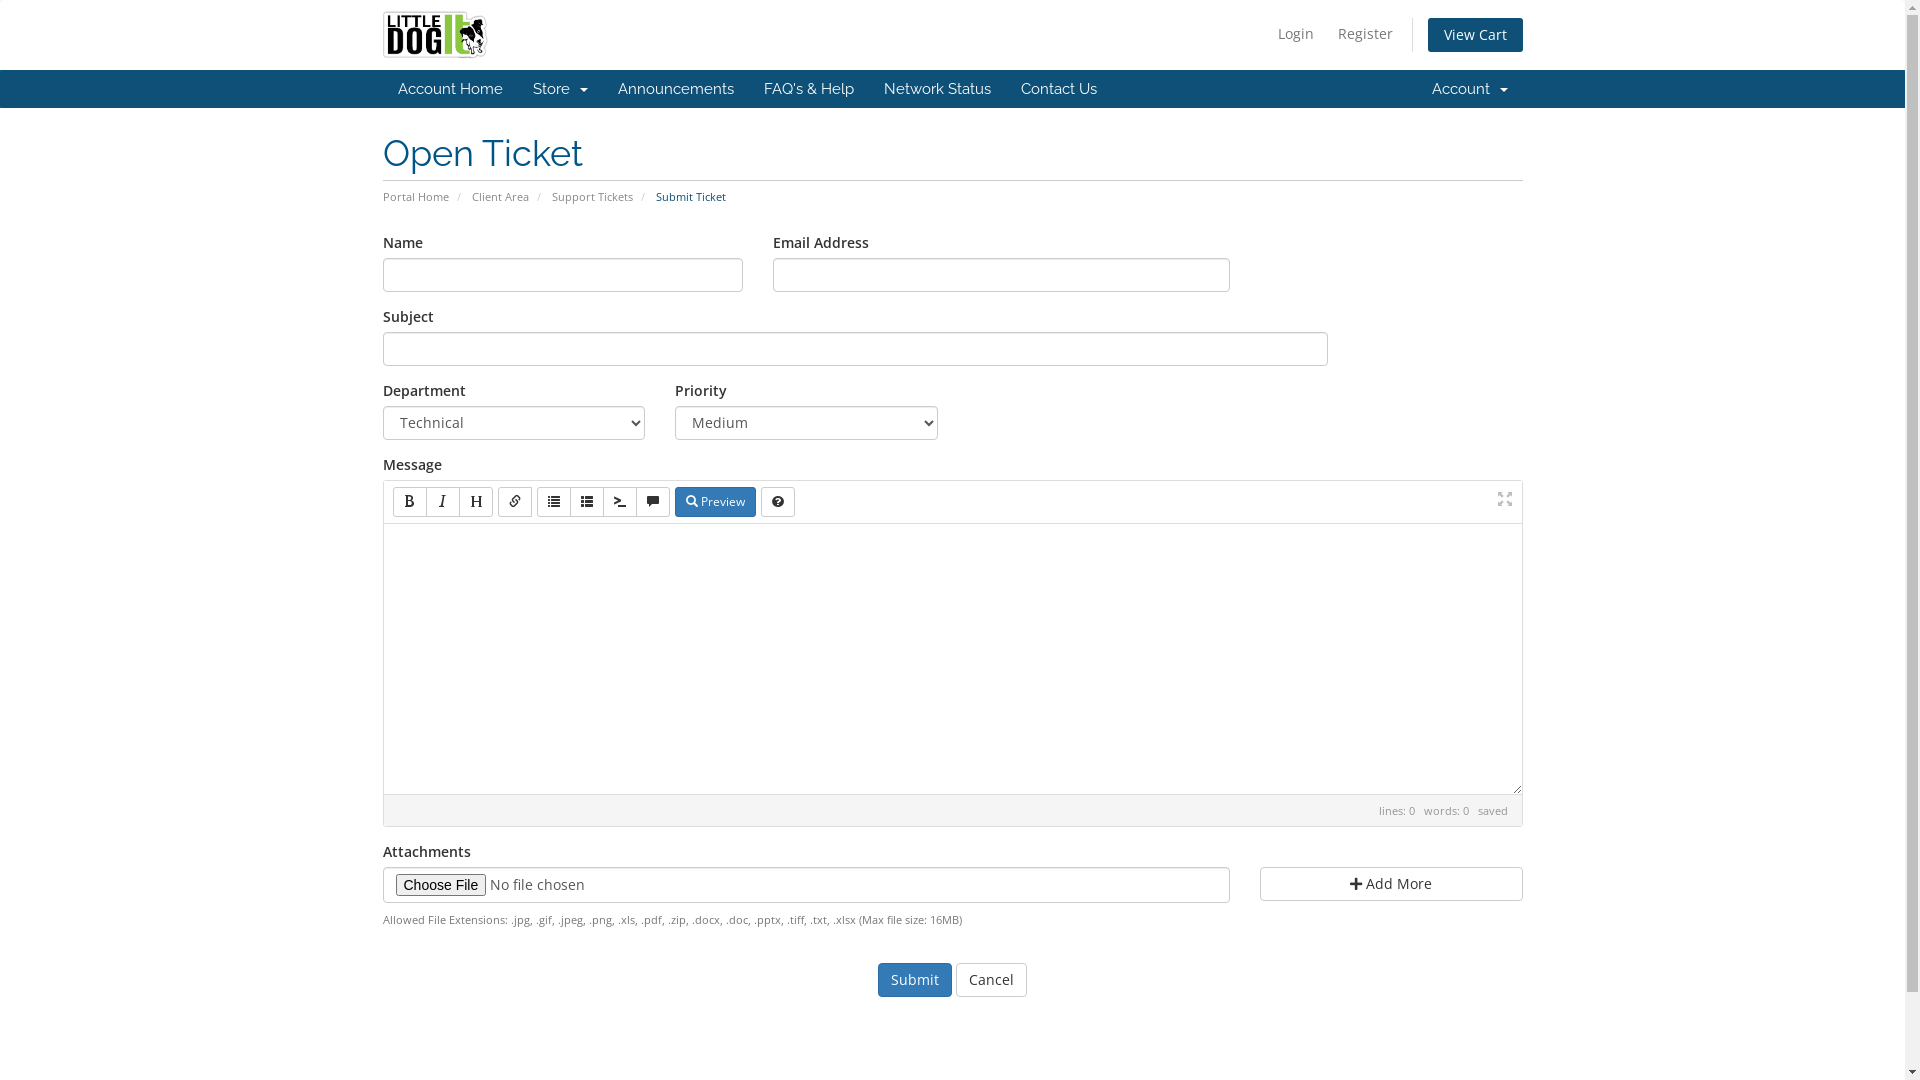  Describe the element at coordinates (1390, 882) in the screenshot. I see `'Add More'` at that location.